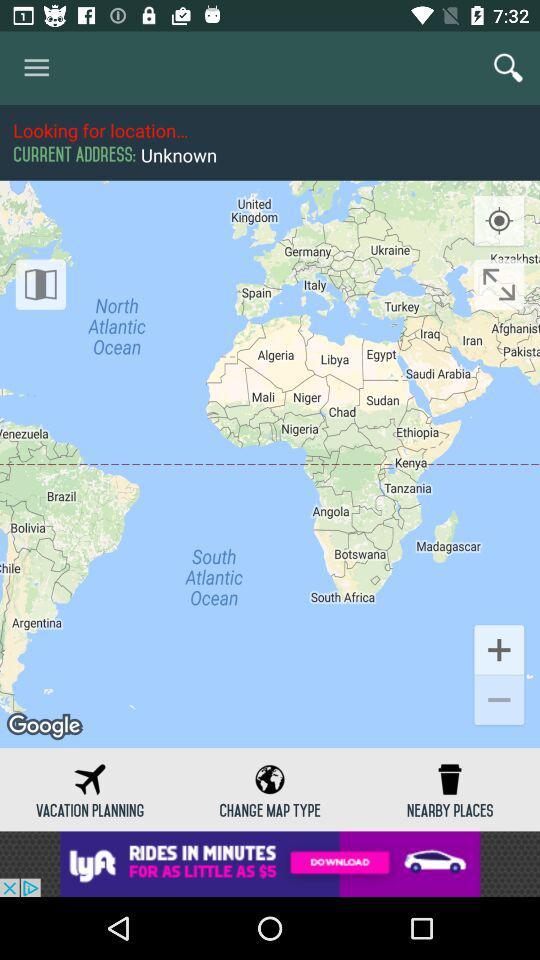 This screenshot has width=540, height=960. Describe the element at coordinates (270, 863) in the screenshot. I see `access advertising` at that location.